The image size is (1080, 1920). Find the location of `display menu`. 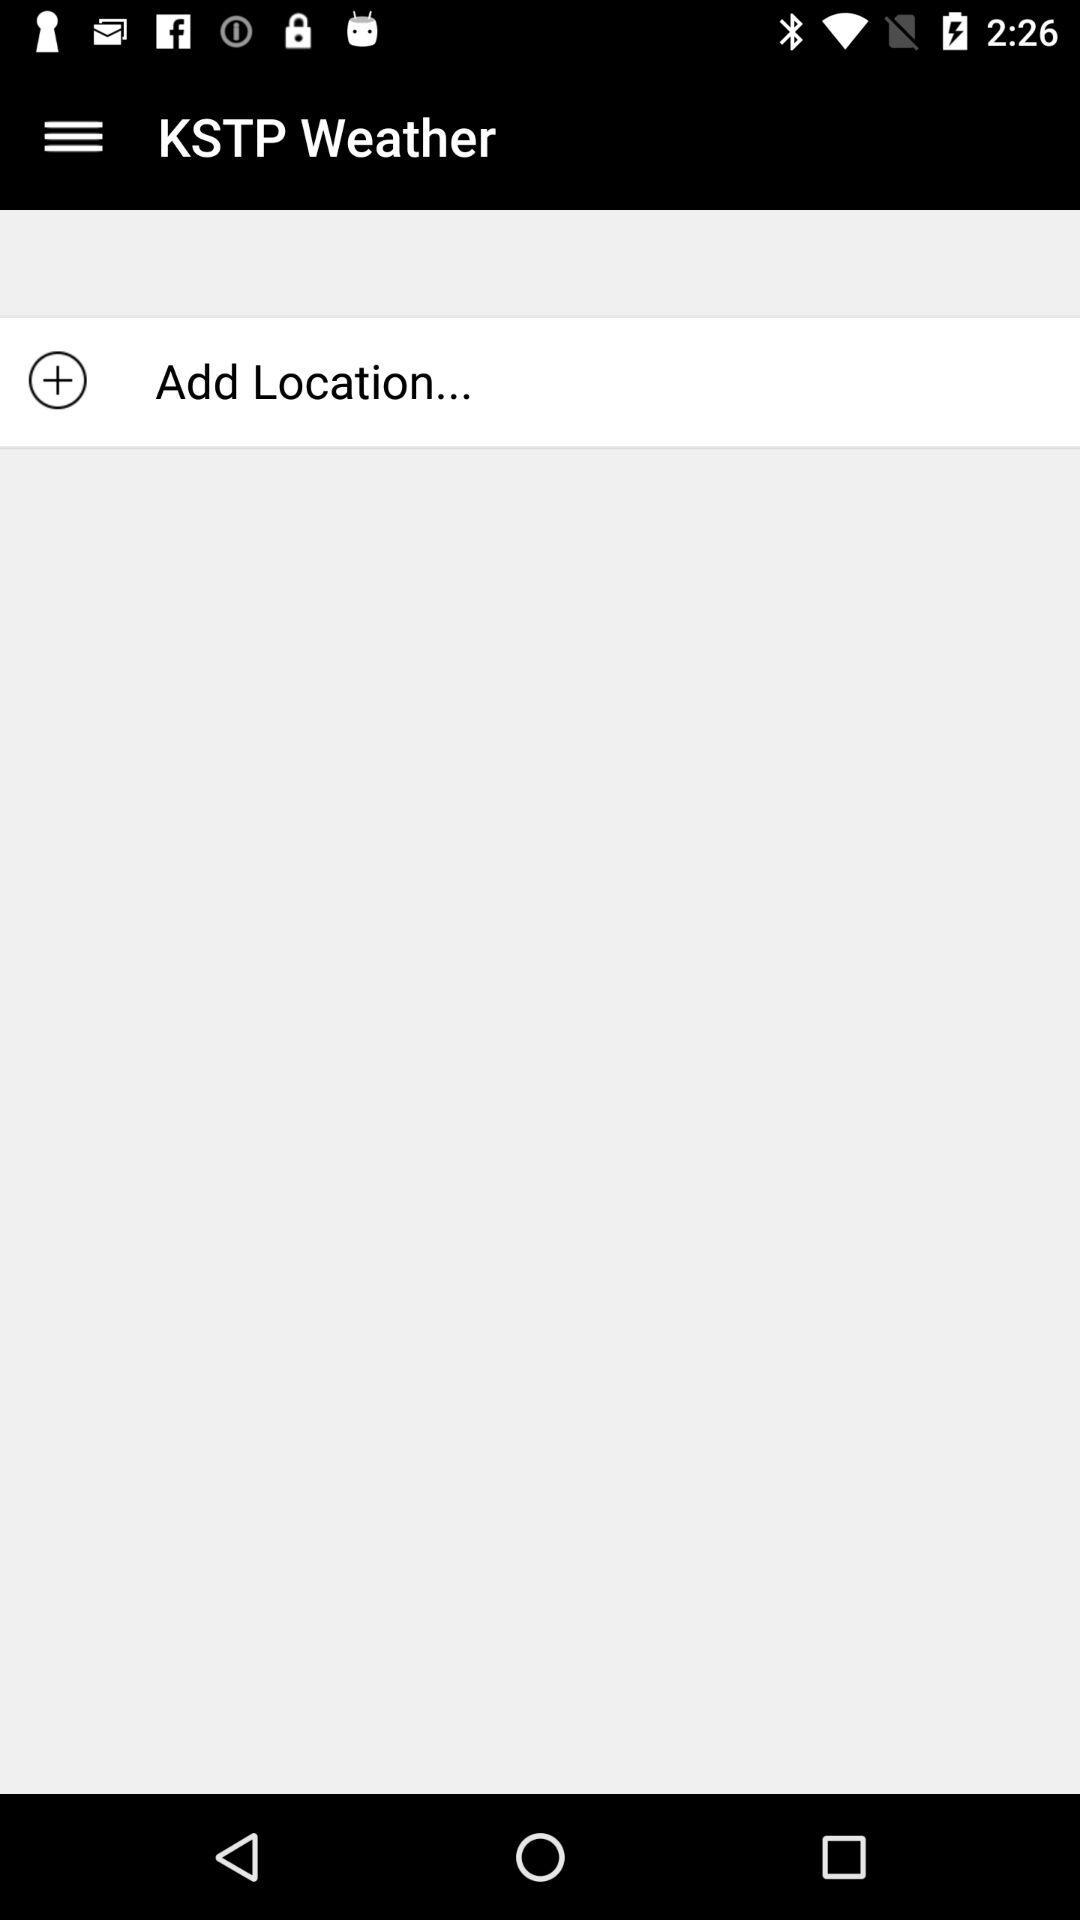

display menu is located at coordinates (72, 135).